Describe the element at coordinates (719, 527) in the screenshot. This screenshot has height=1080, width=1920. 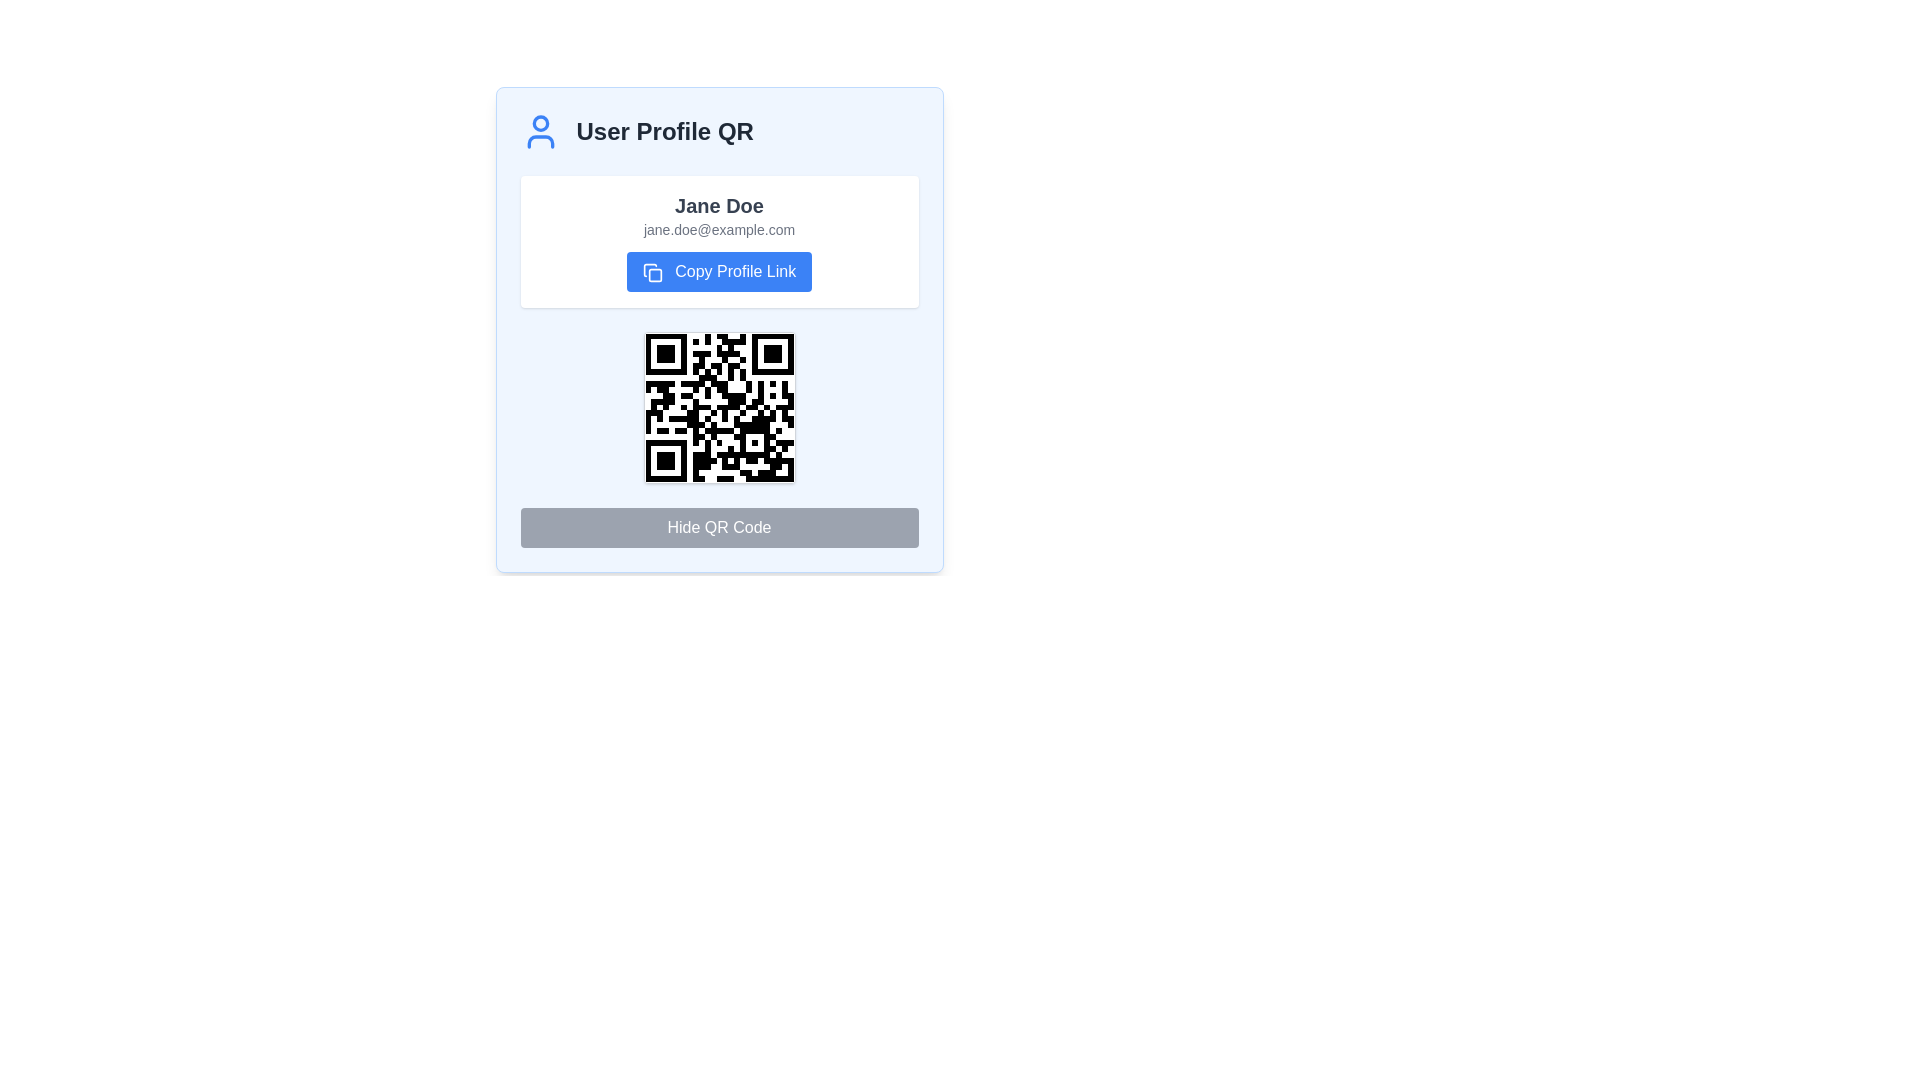
I see `the button at the bottom of the card that toggles the visibility of the displayed QR code` at that location.